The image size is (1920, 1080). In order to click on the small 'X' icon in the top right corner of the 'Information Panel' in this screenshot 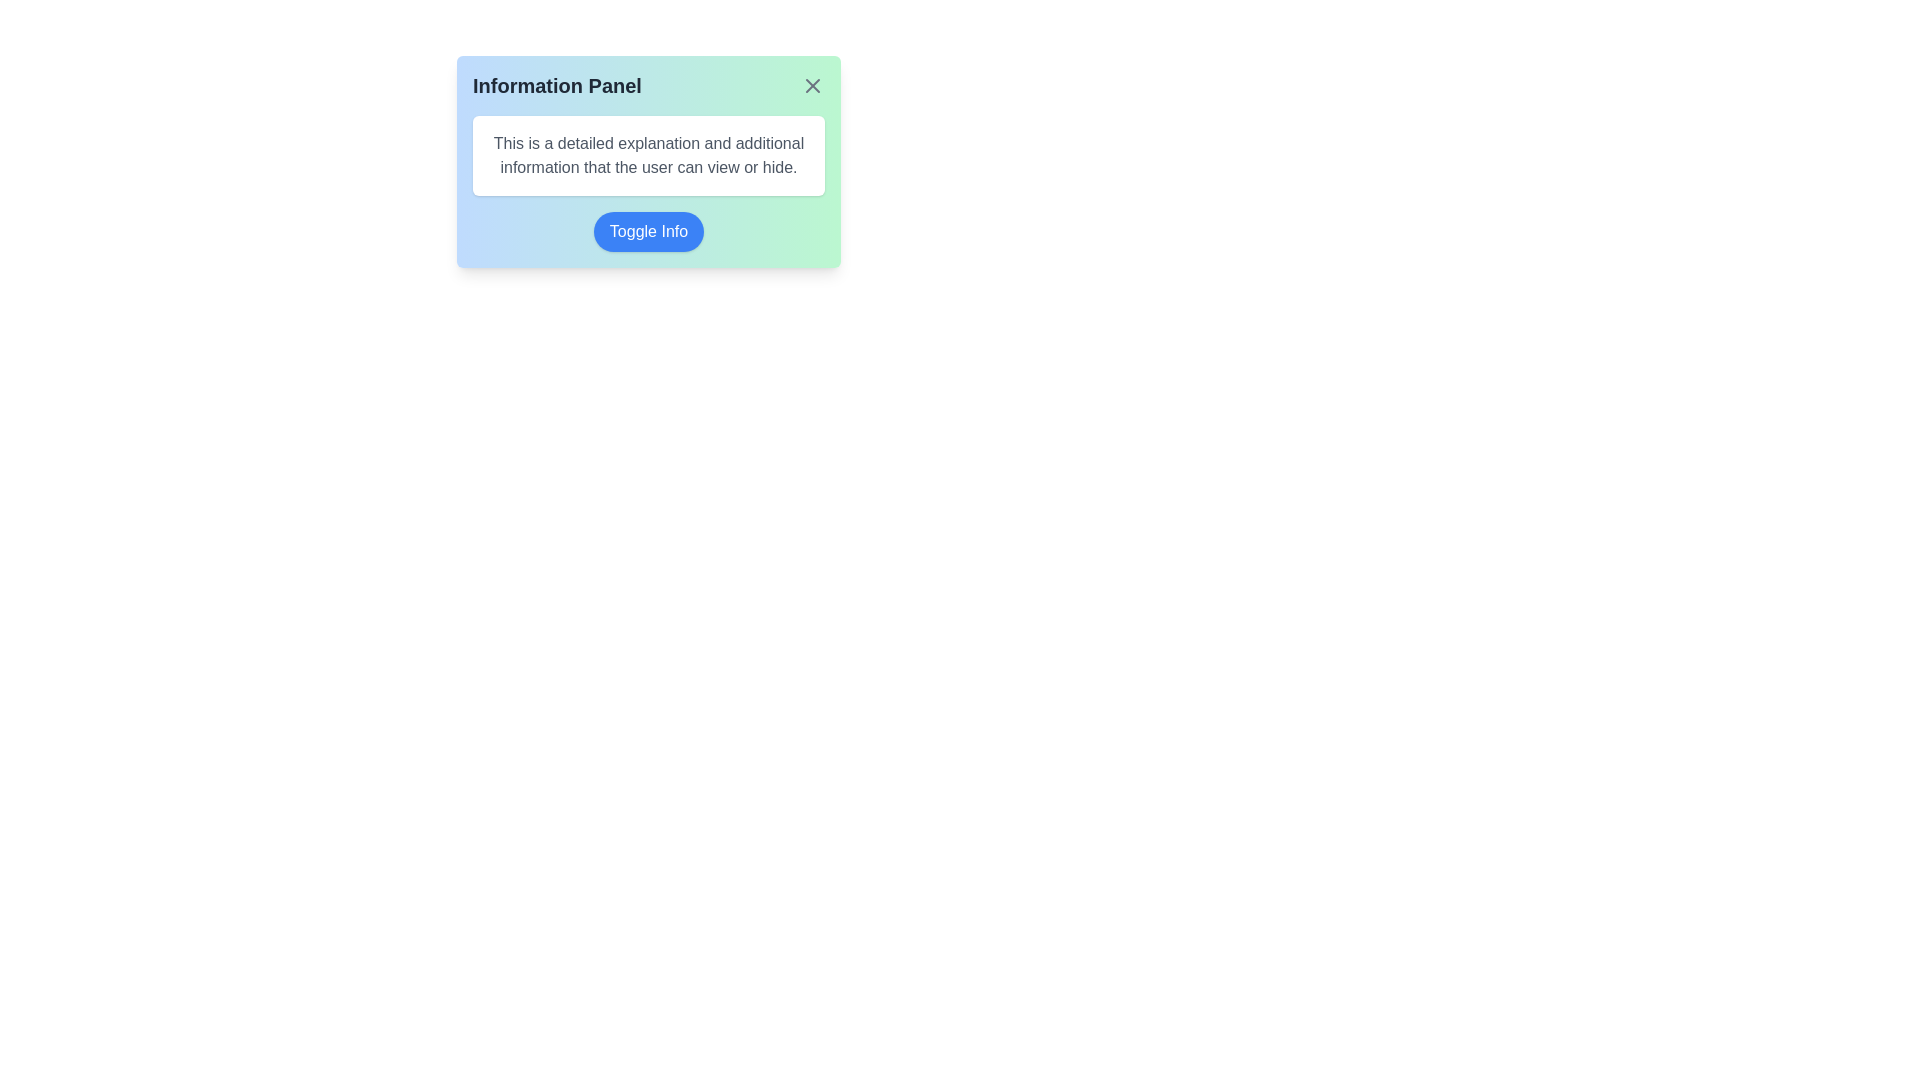, I will do `click(812, 84)`.